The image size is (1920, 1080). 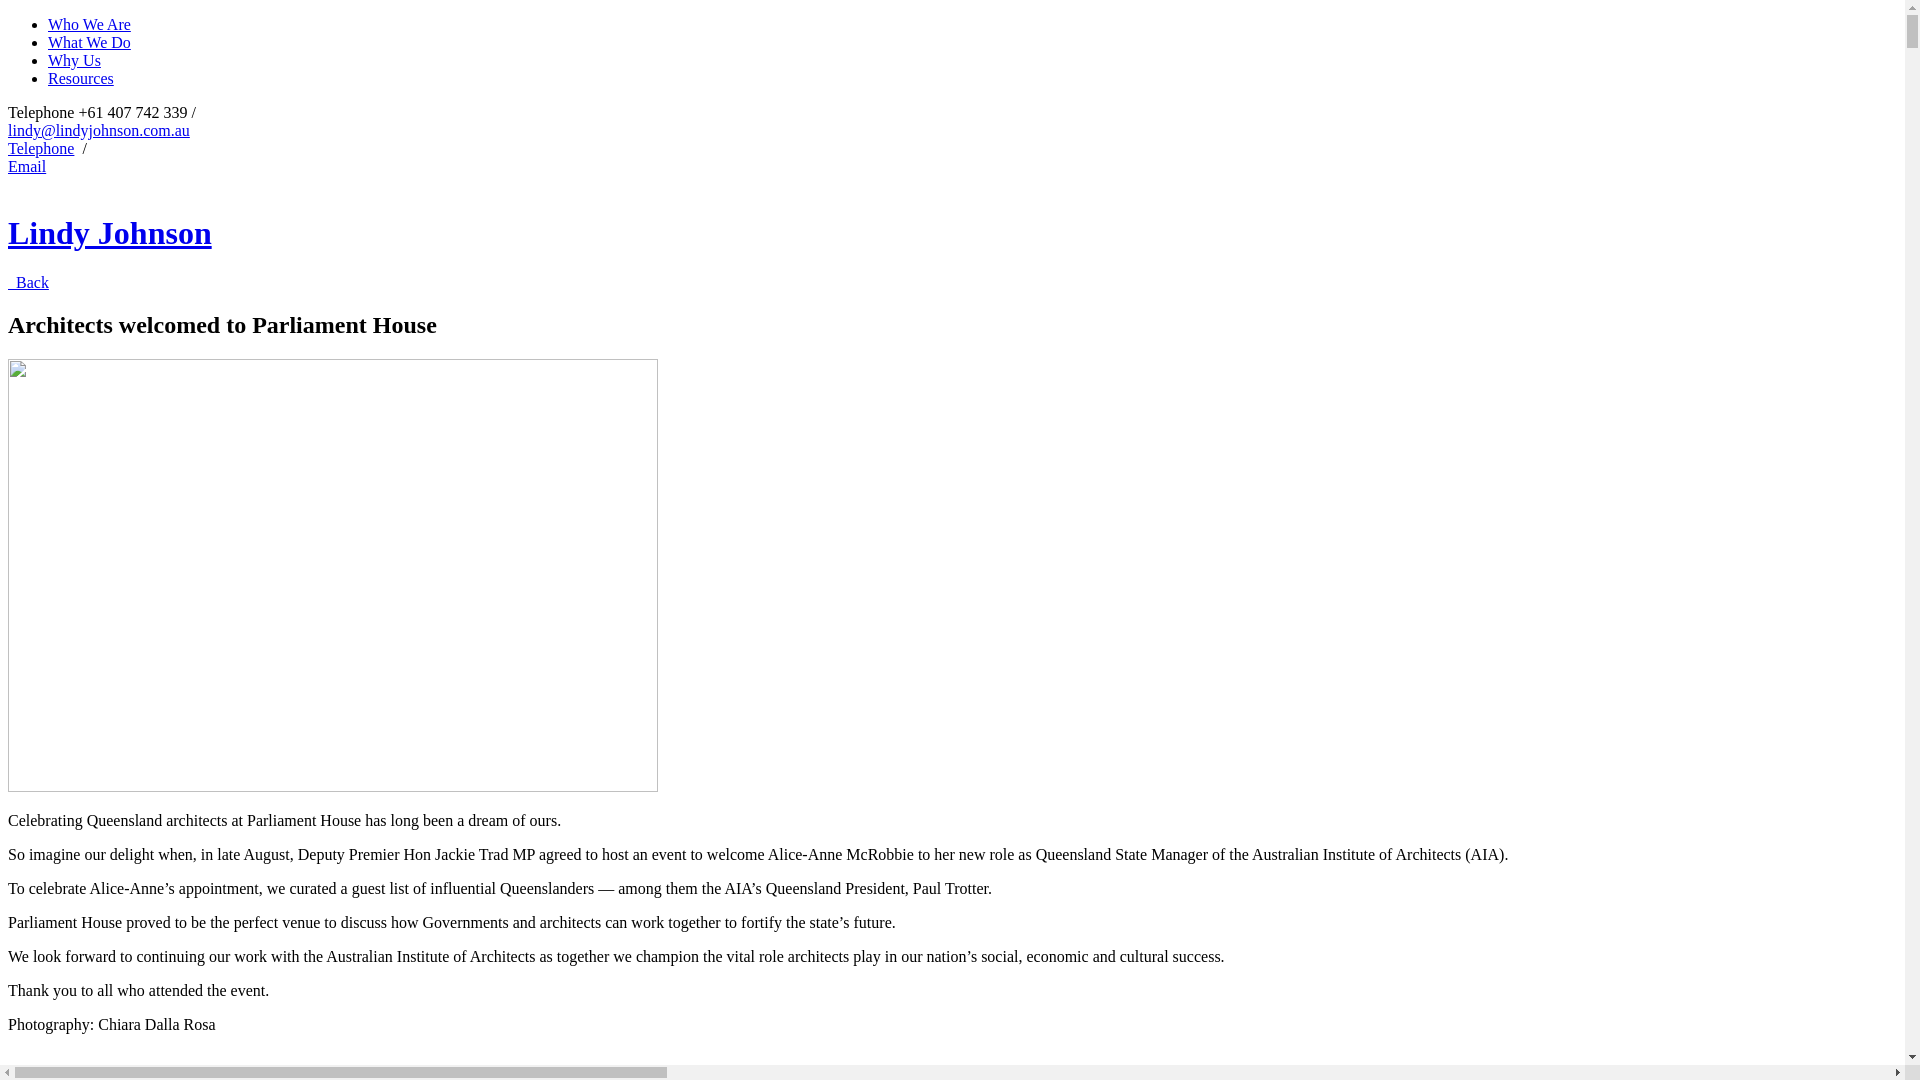 I want to click on 'Email', so click(x=27, y=165).